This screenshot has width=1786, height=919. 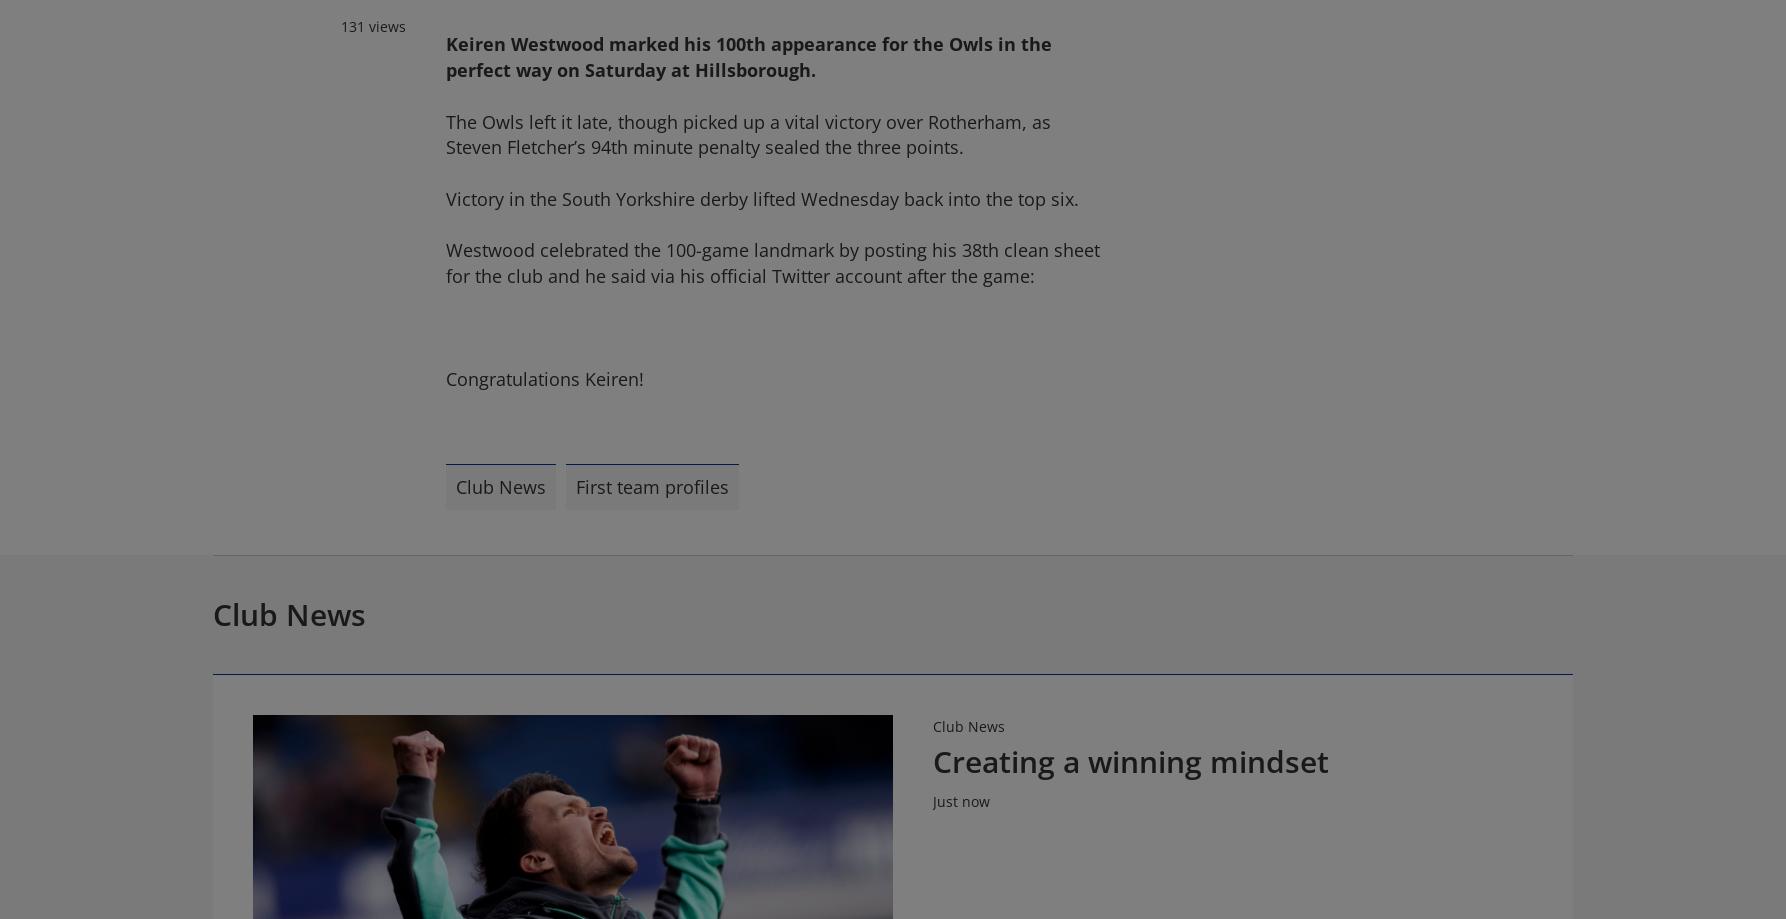 What do you see at coordinates (445, 377) in the screenshot?
I see `'Congratulations Keiren!'` at bounding box center [445, 377].